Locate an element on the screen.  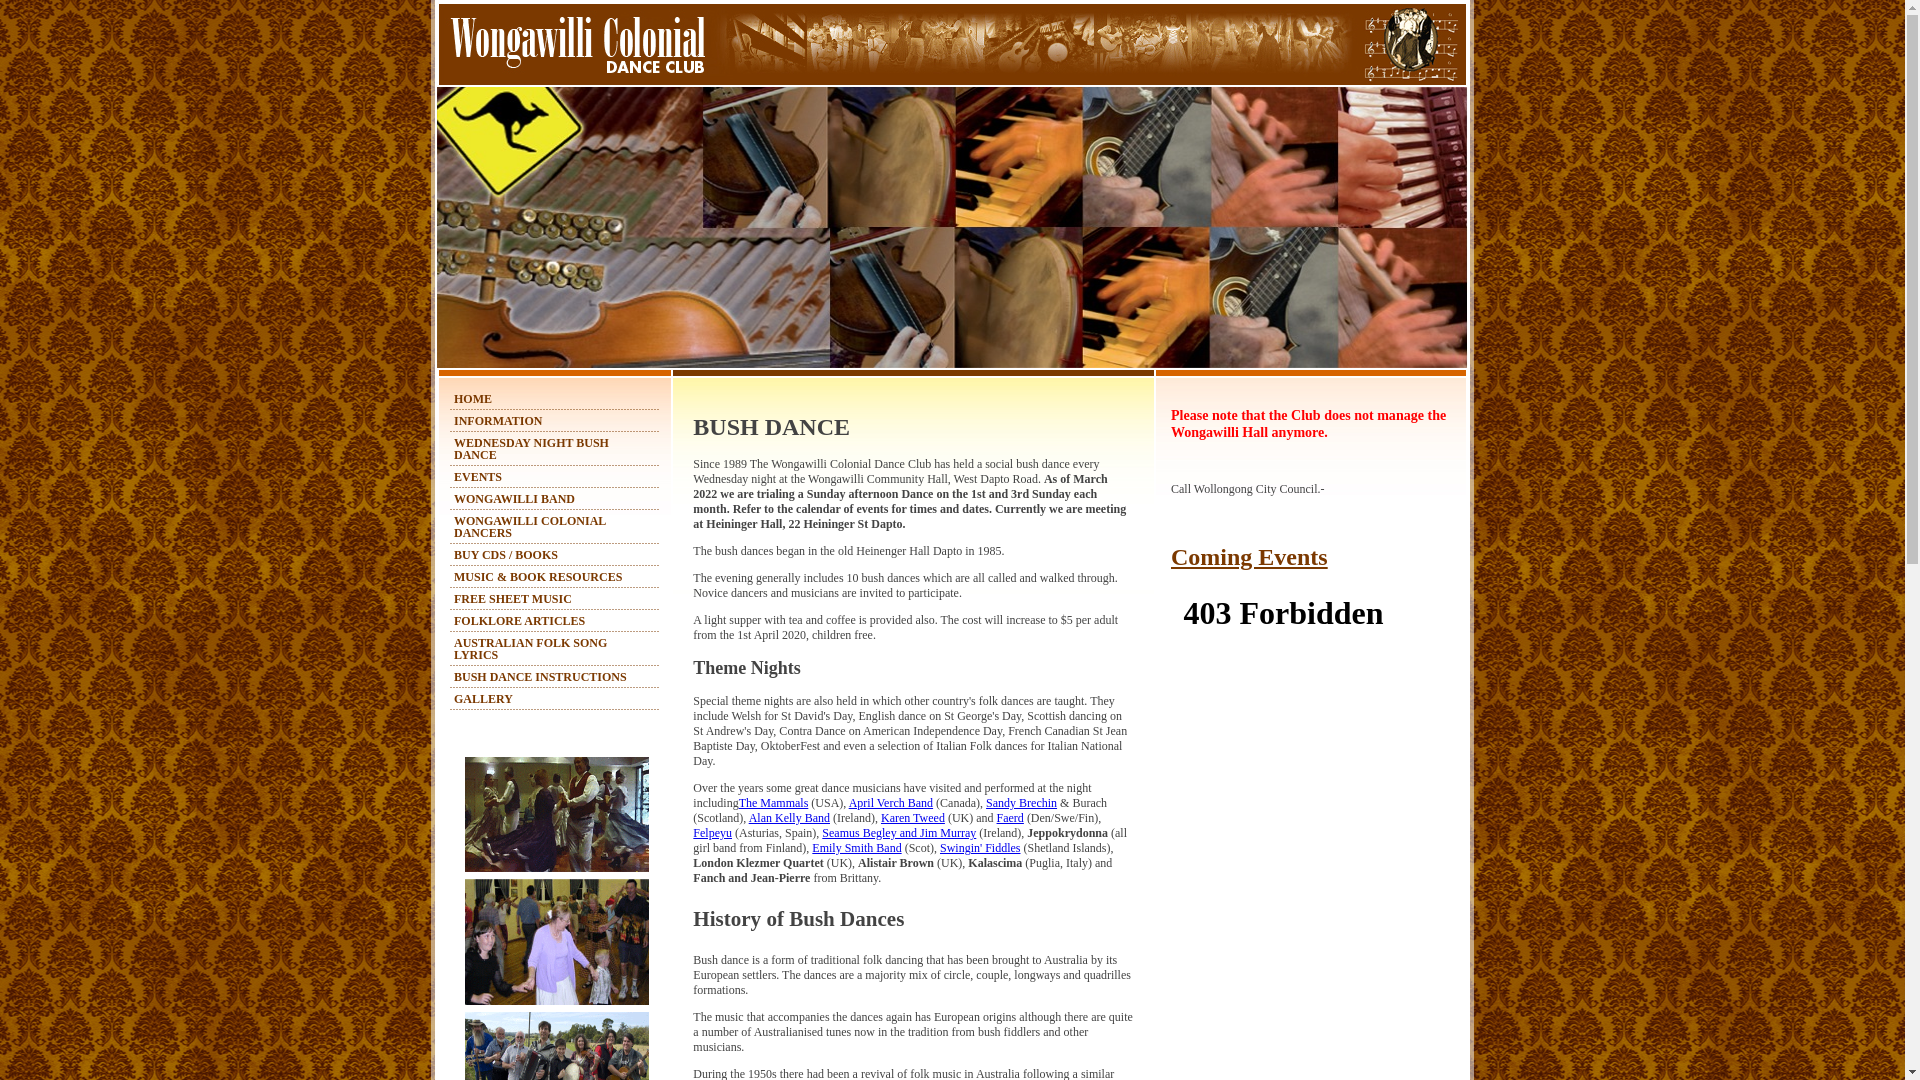
'Seamus Begley and Jim Murray' is located at coordinates (897, 833).